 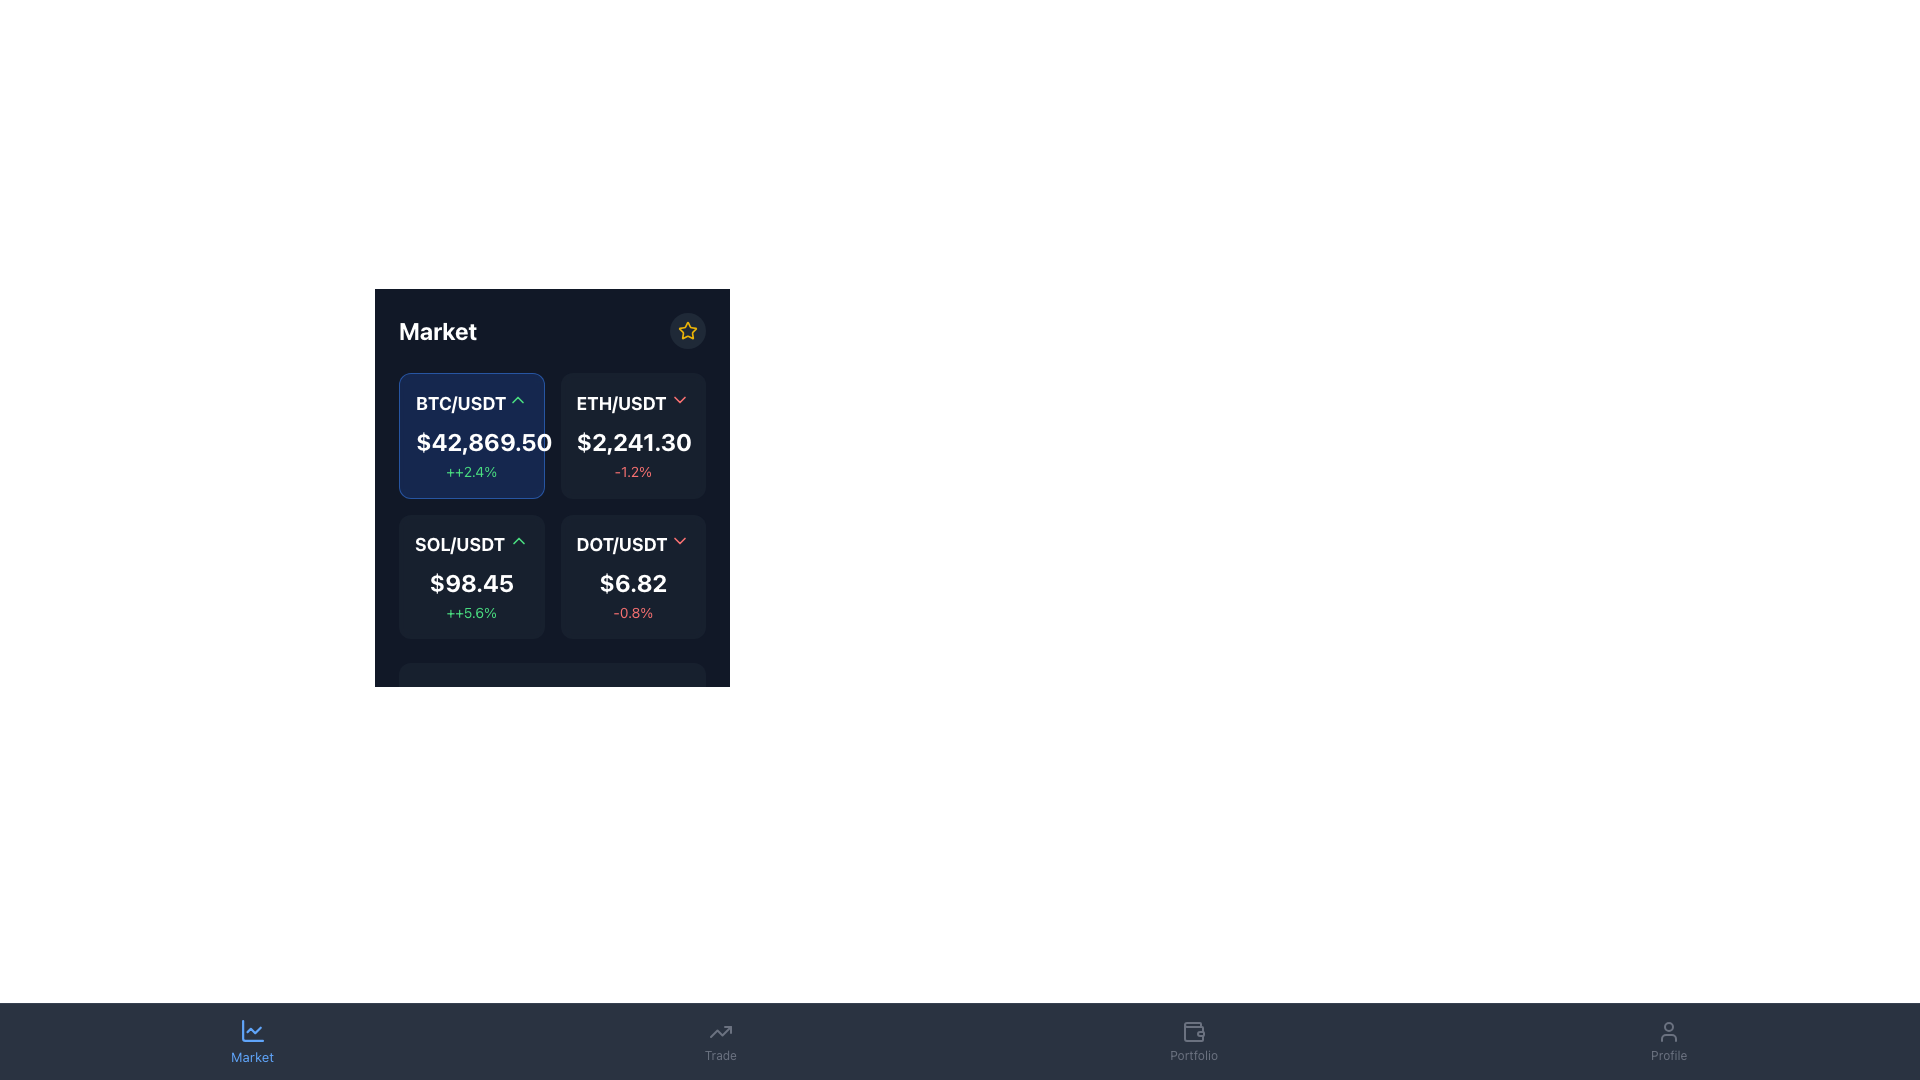 I want to click on the textual label indicating the 'Profile' section located at the bottom center of the interface, below the user icon in the navigation bar, so click(x=1669, y=1055).